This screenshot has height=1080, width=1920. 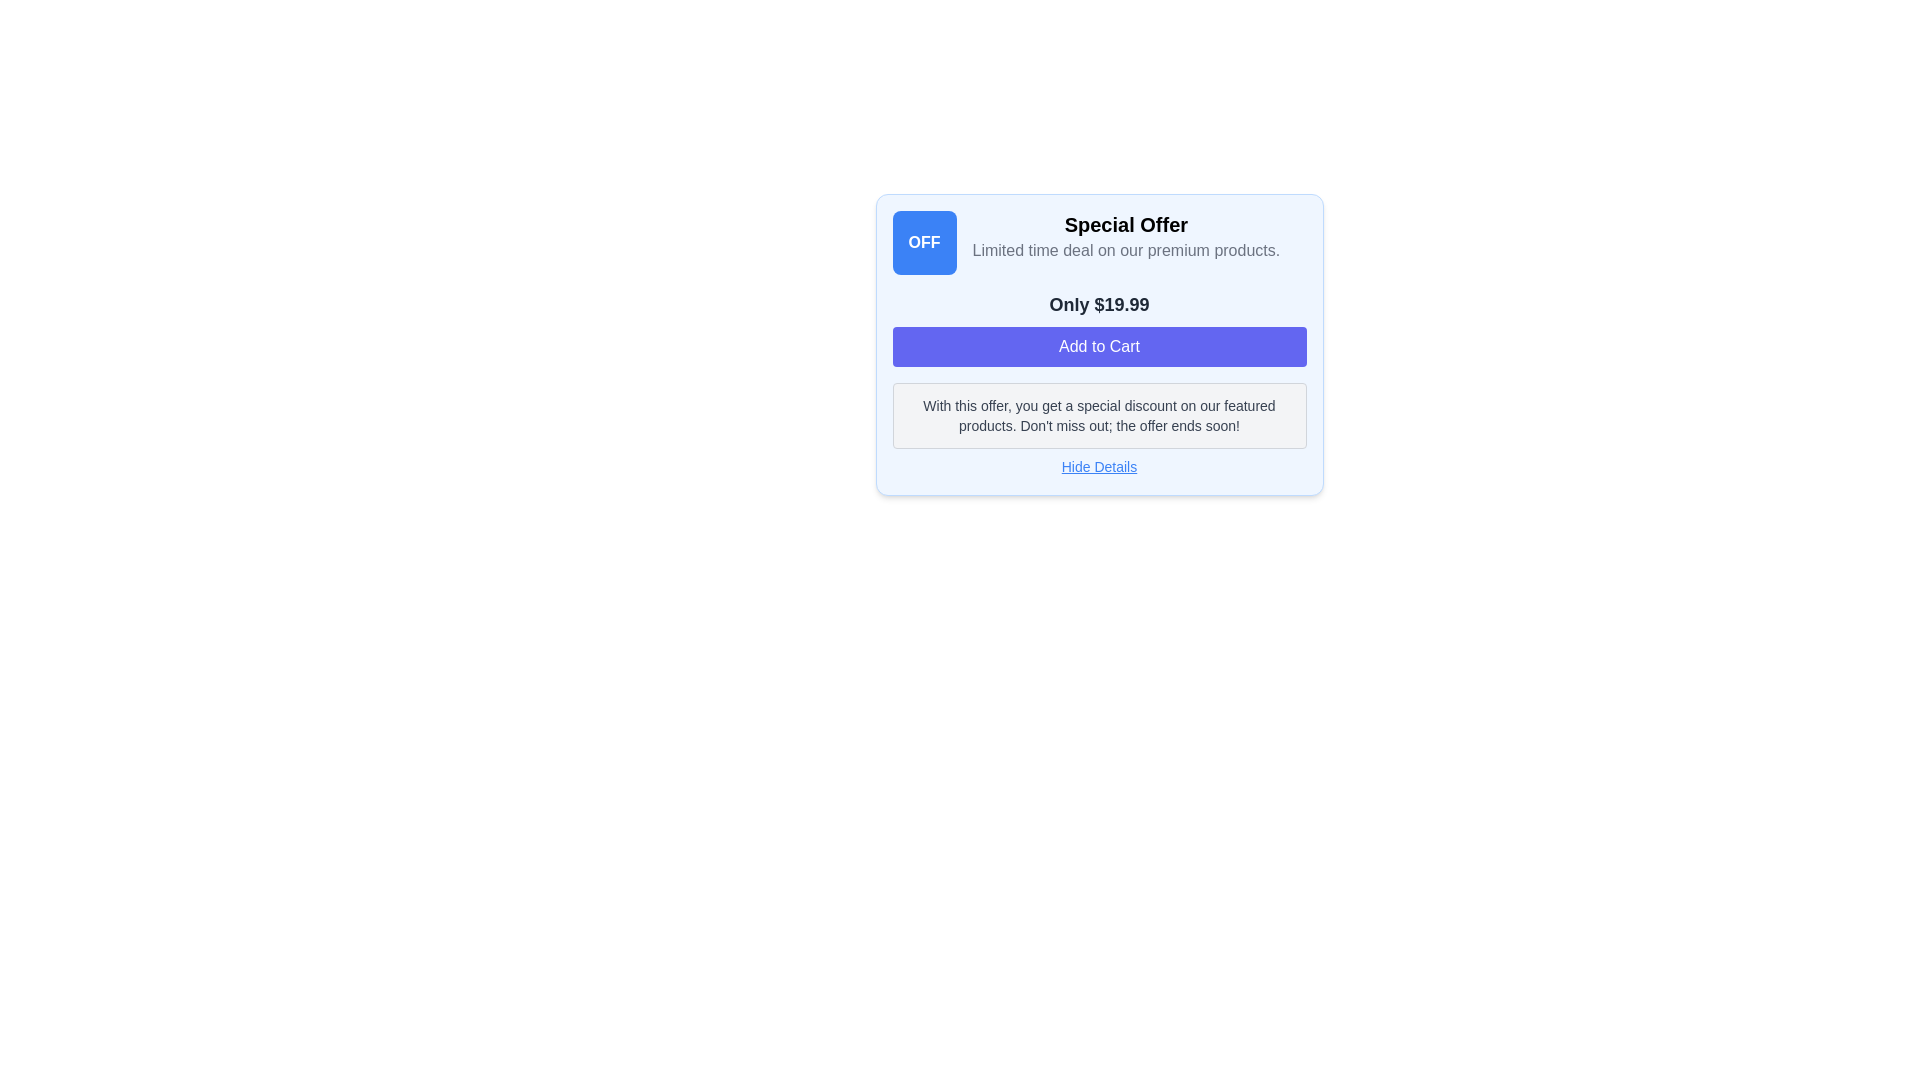 What do you see at coordinates (923, 242) in the screenshot?
I see `the blue rounded square label containing the bold white text 'OFF', which is the first item in a horizontally-aligned group` at bounding box center [923, 242].